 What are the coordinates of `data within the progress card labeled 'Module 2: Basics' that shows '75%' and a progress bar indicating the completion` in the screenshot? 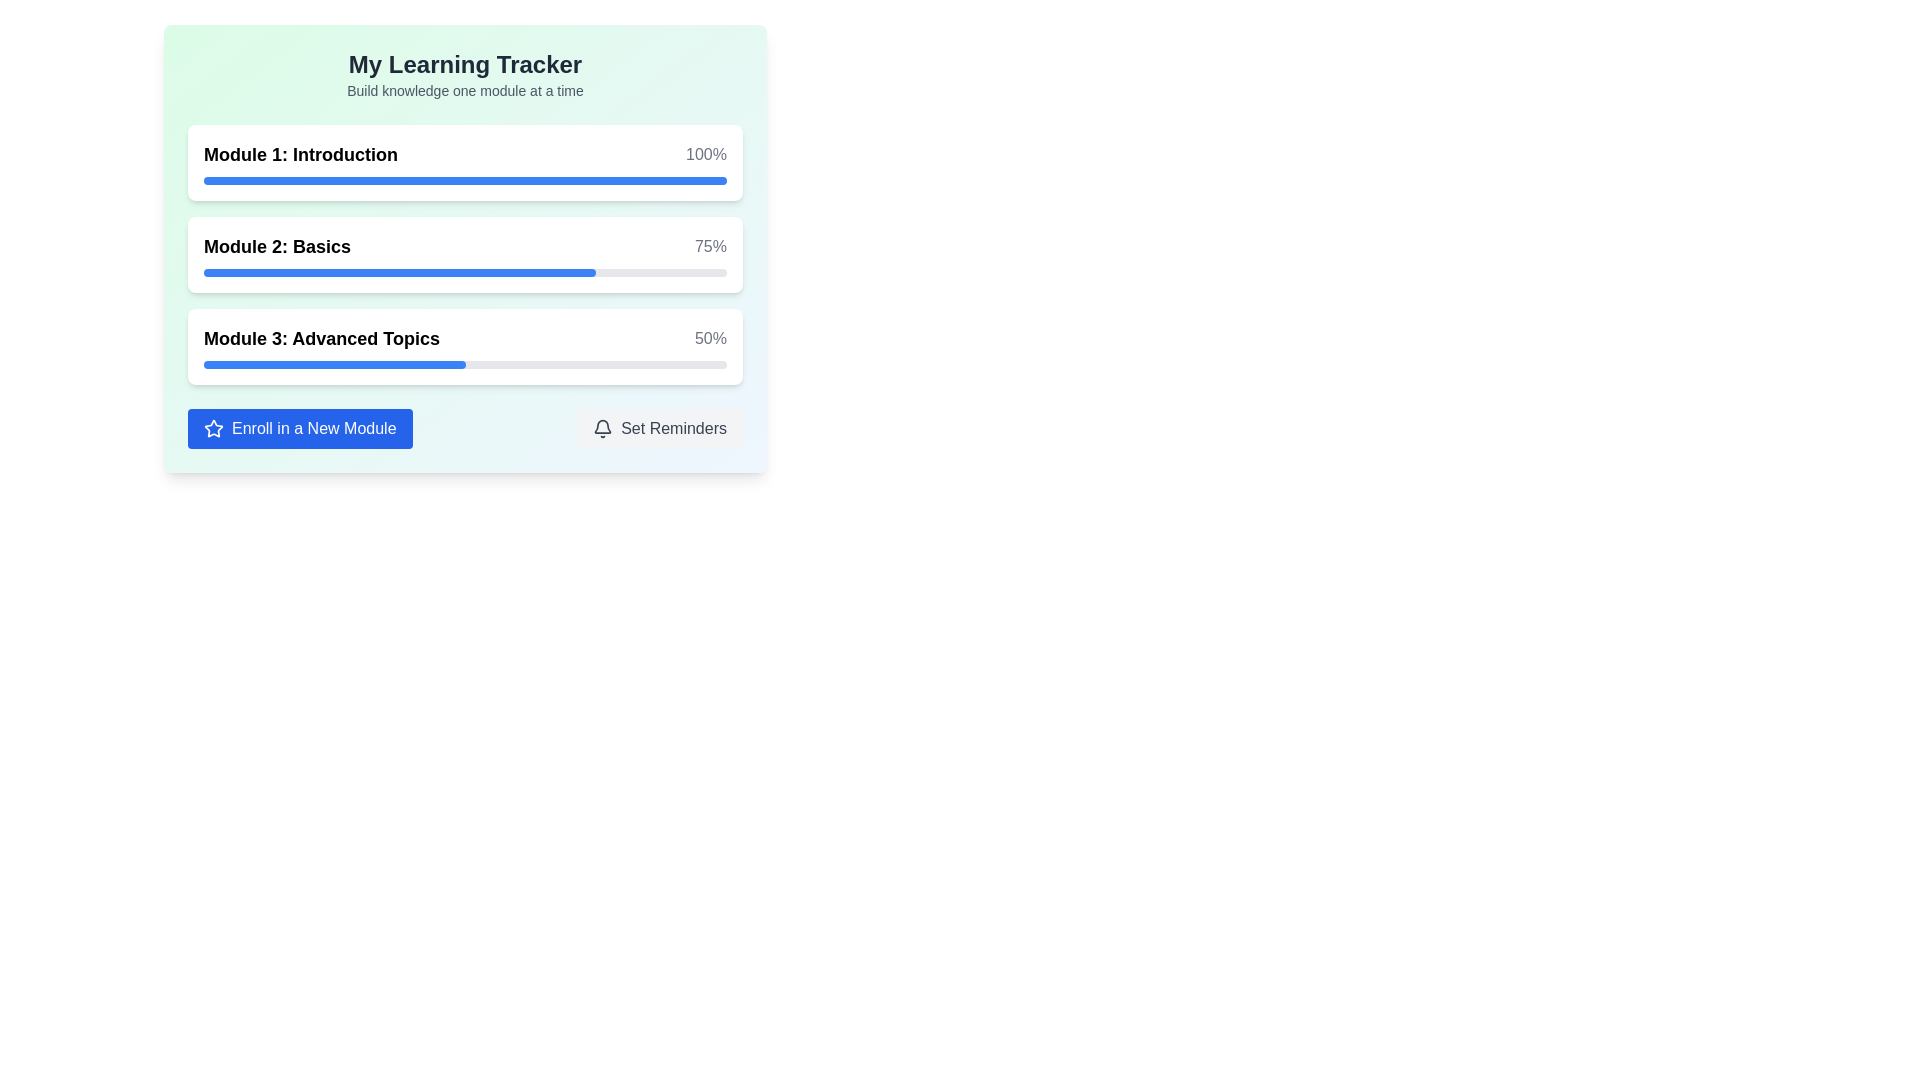 It's located at (464, 253).